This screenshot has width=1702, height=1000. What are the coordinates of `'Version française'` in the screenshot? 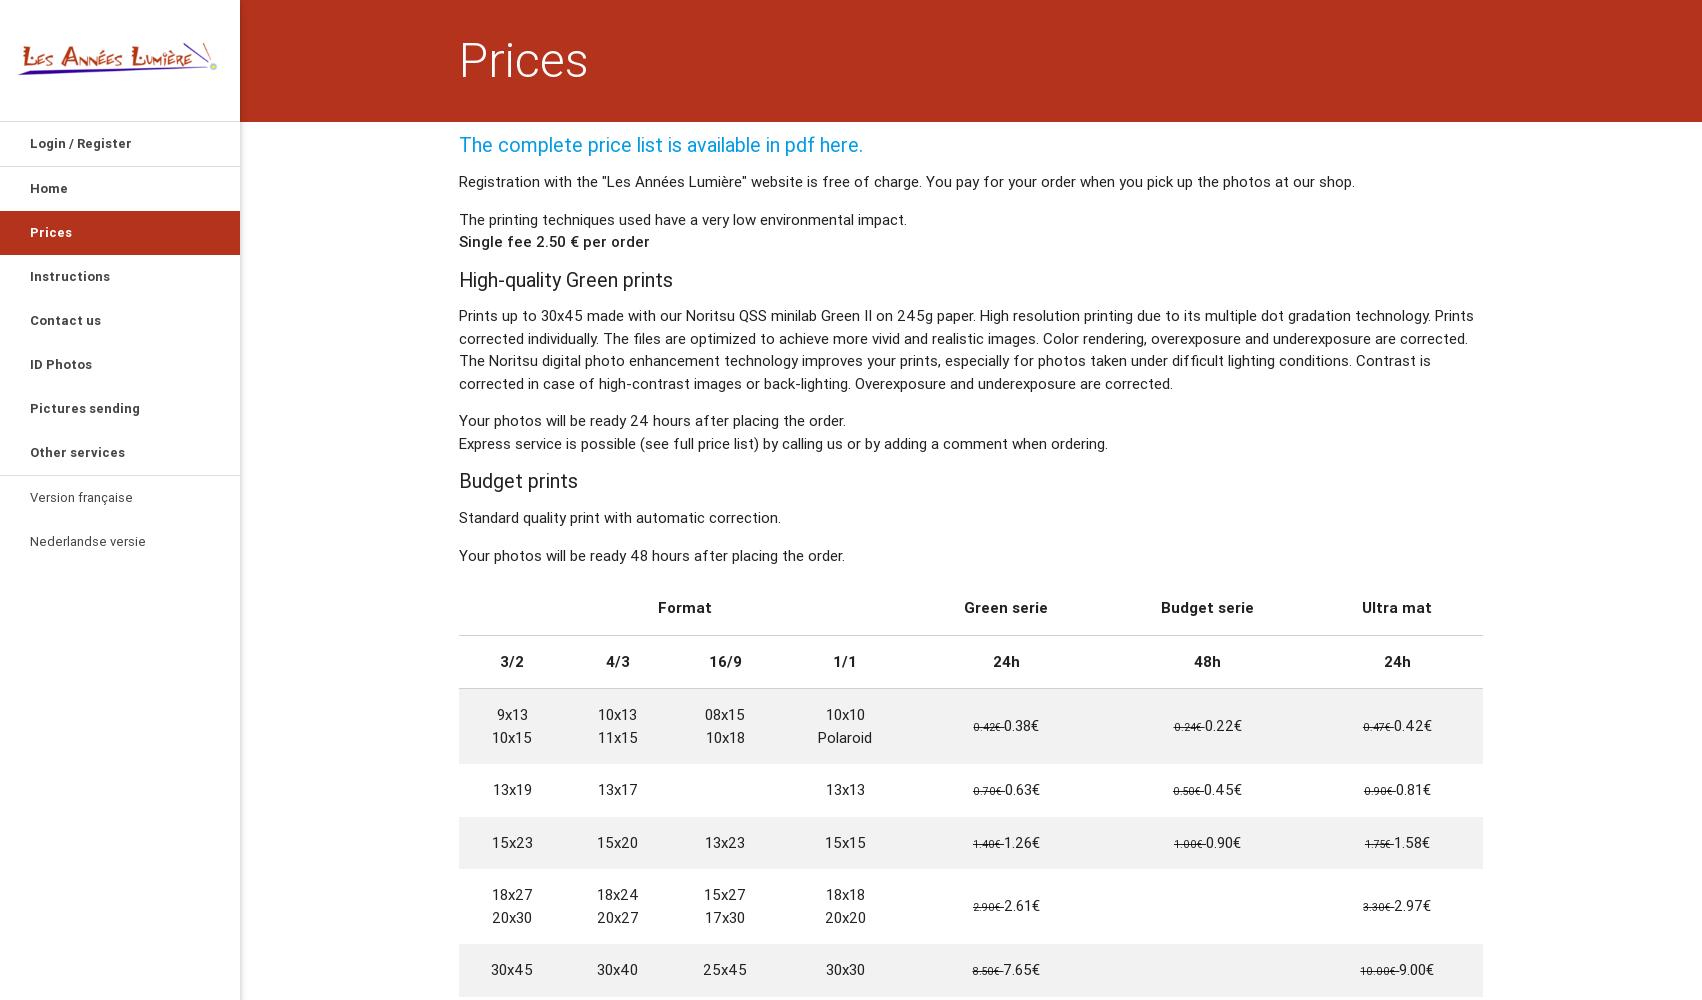 It's located at (81, 496).